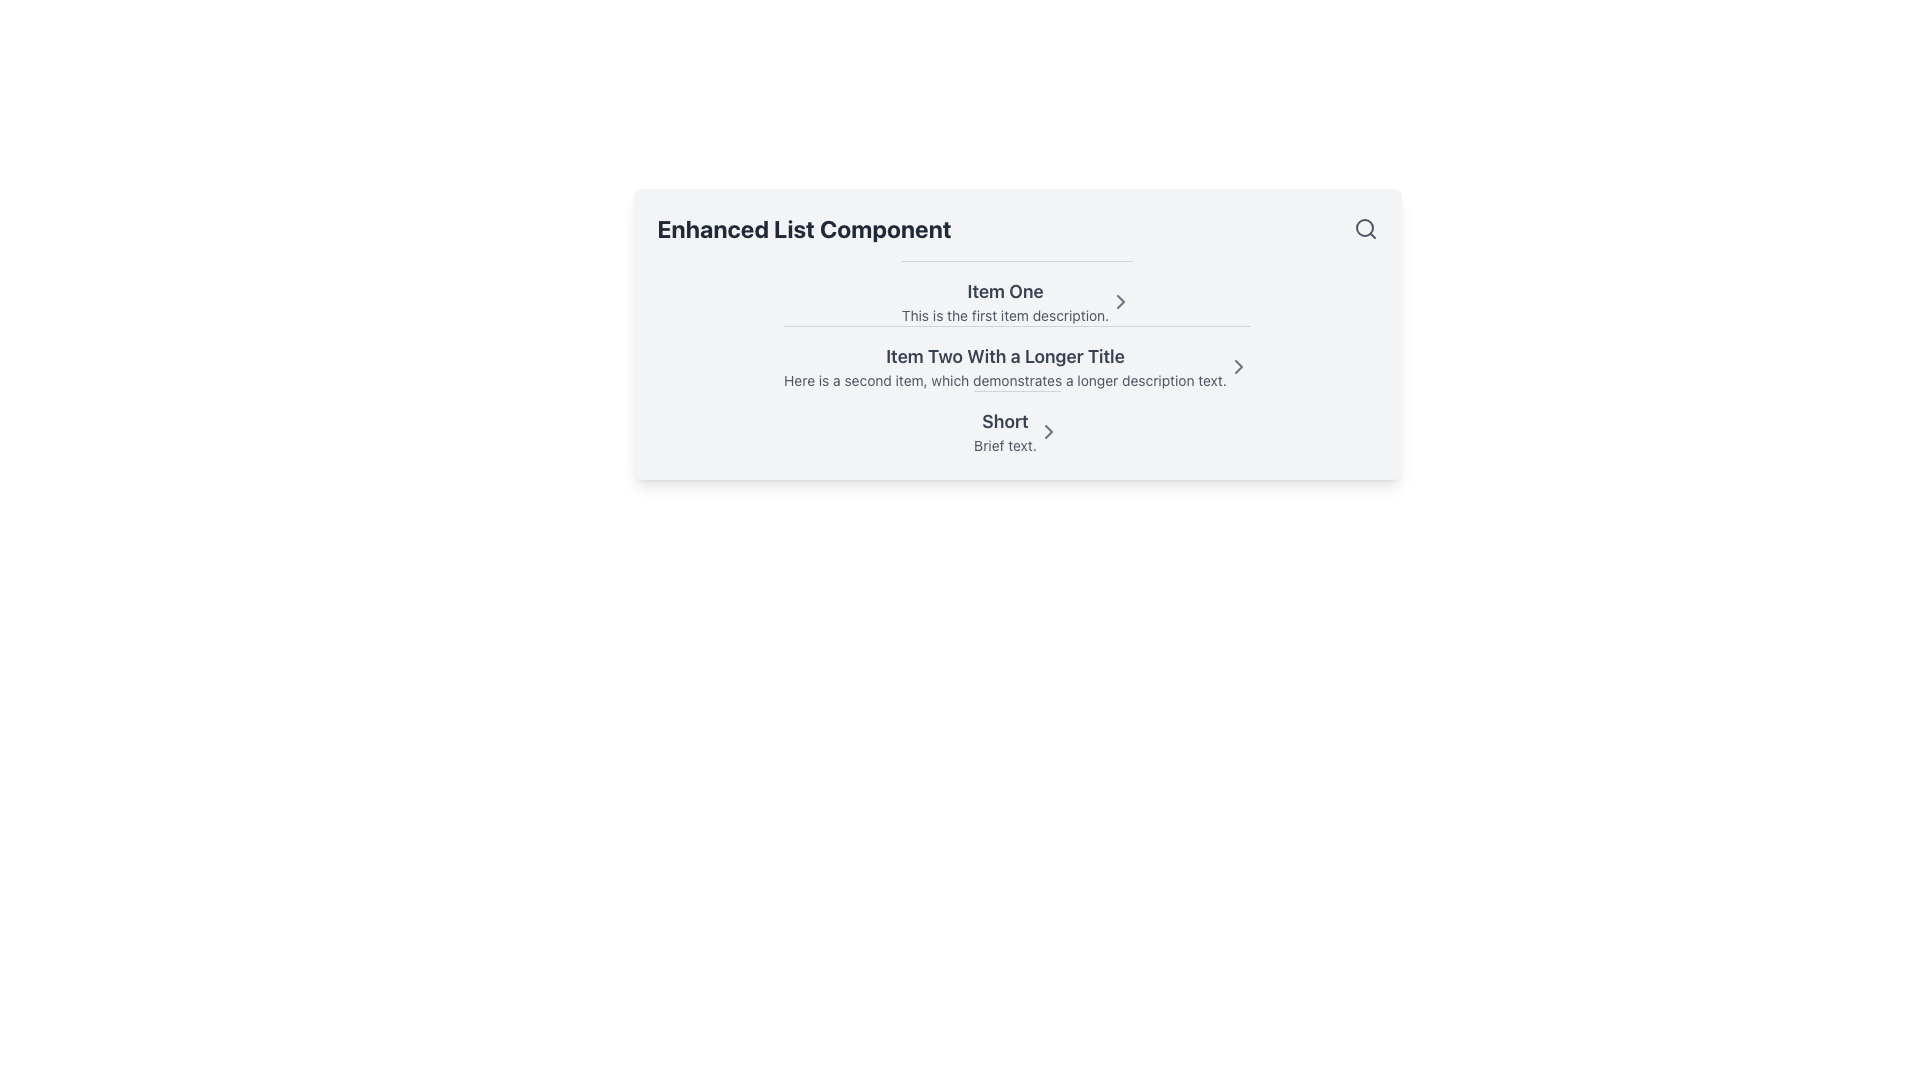 The height and width of the screenshot is (1080, 1920). I want to click on descriptive text block labeled 'Item Two With a Longer Title' which is the second item in a vertical list, so click(1005, 366).